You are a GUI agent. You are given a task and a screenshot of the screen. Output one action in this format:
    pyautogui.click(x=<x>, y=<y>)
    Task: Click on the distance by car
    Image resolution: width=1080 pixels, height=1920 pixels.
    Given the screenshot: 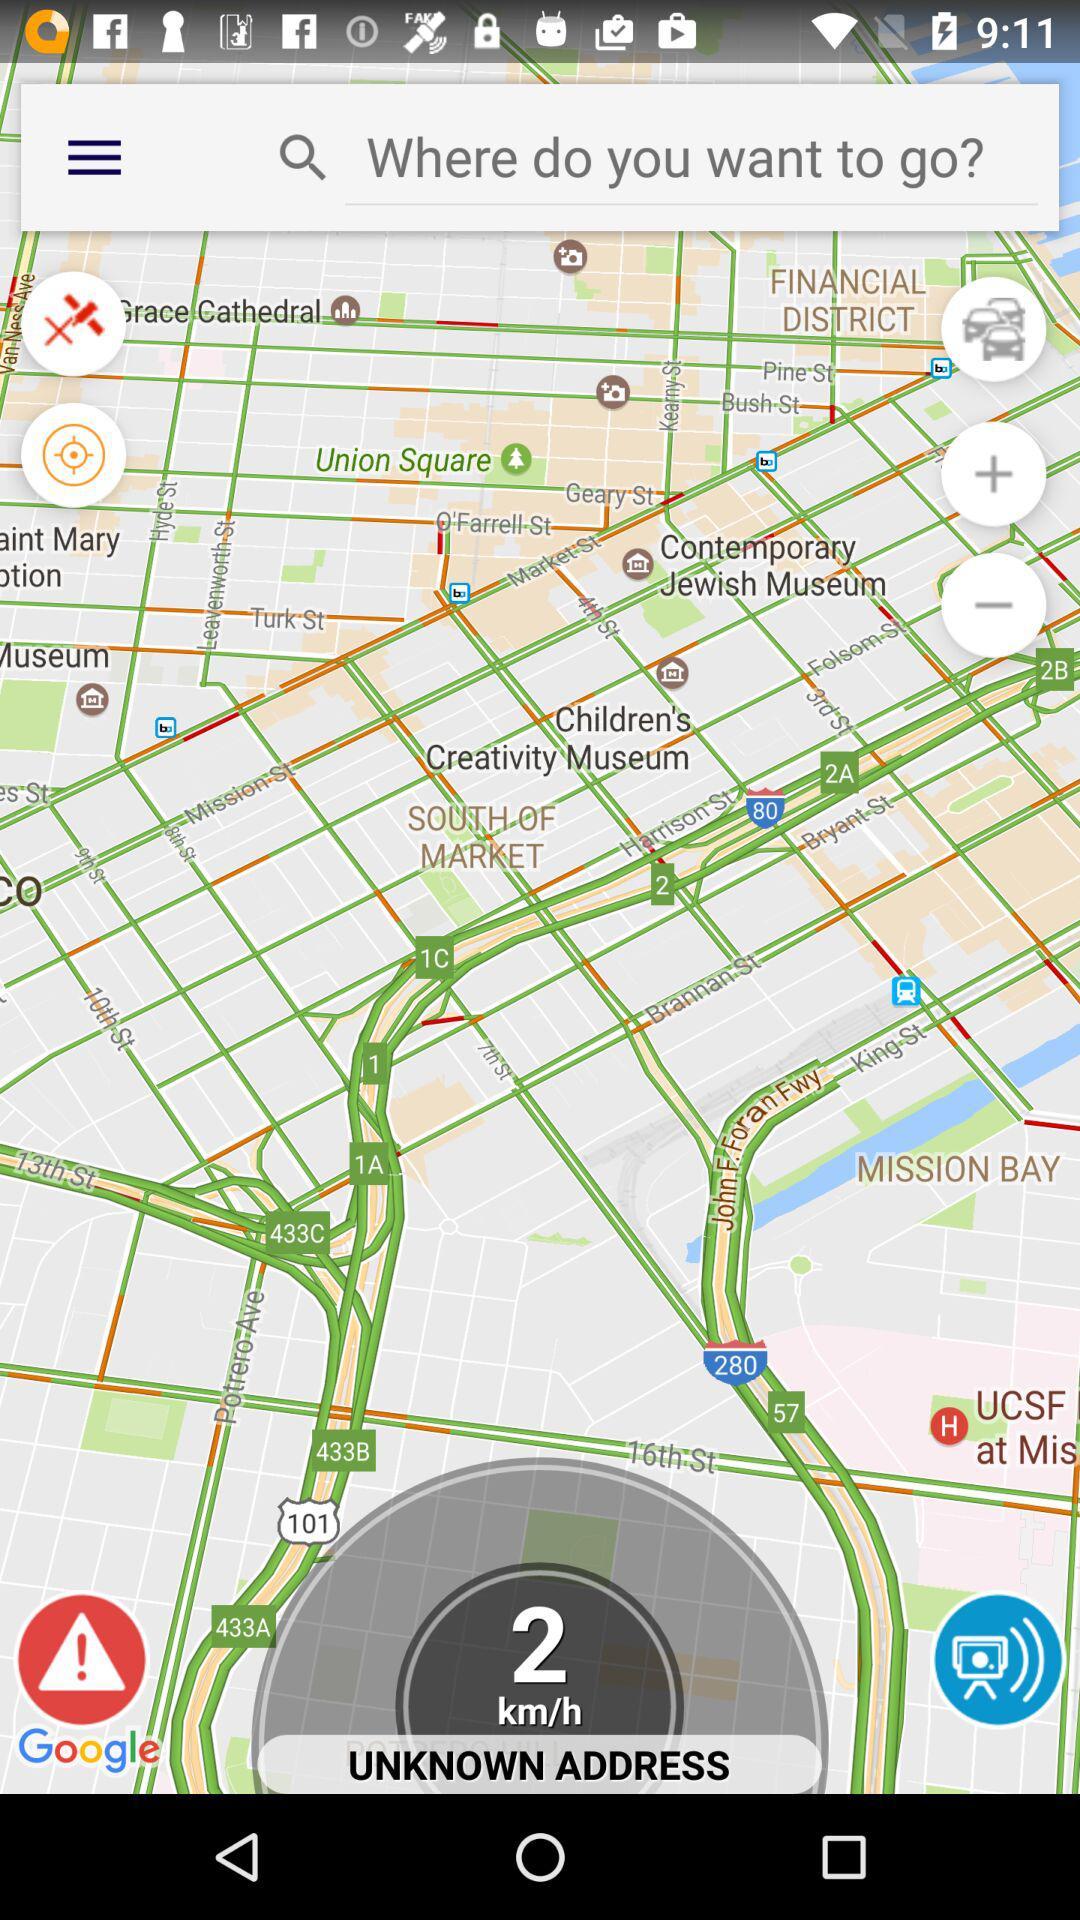 What is the action you would take?
    pyautogui.click(x=993, y=329)
    